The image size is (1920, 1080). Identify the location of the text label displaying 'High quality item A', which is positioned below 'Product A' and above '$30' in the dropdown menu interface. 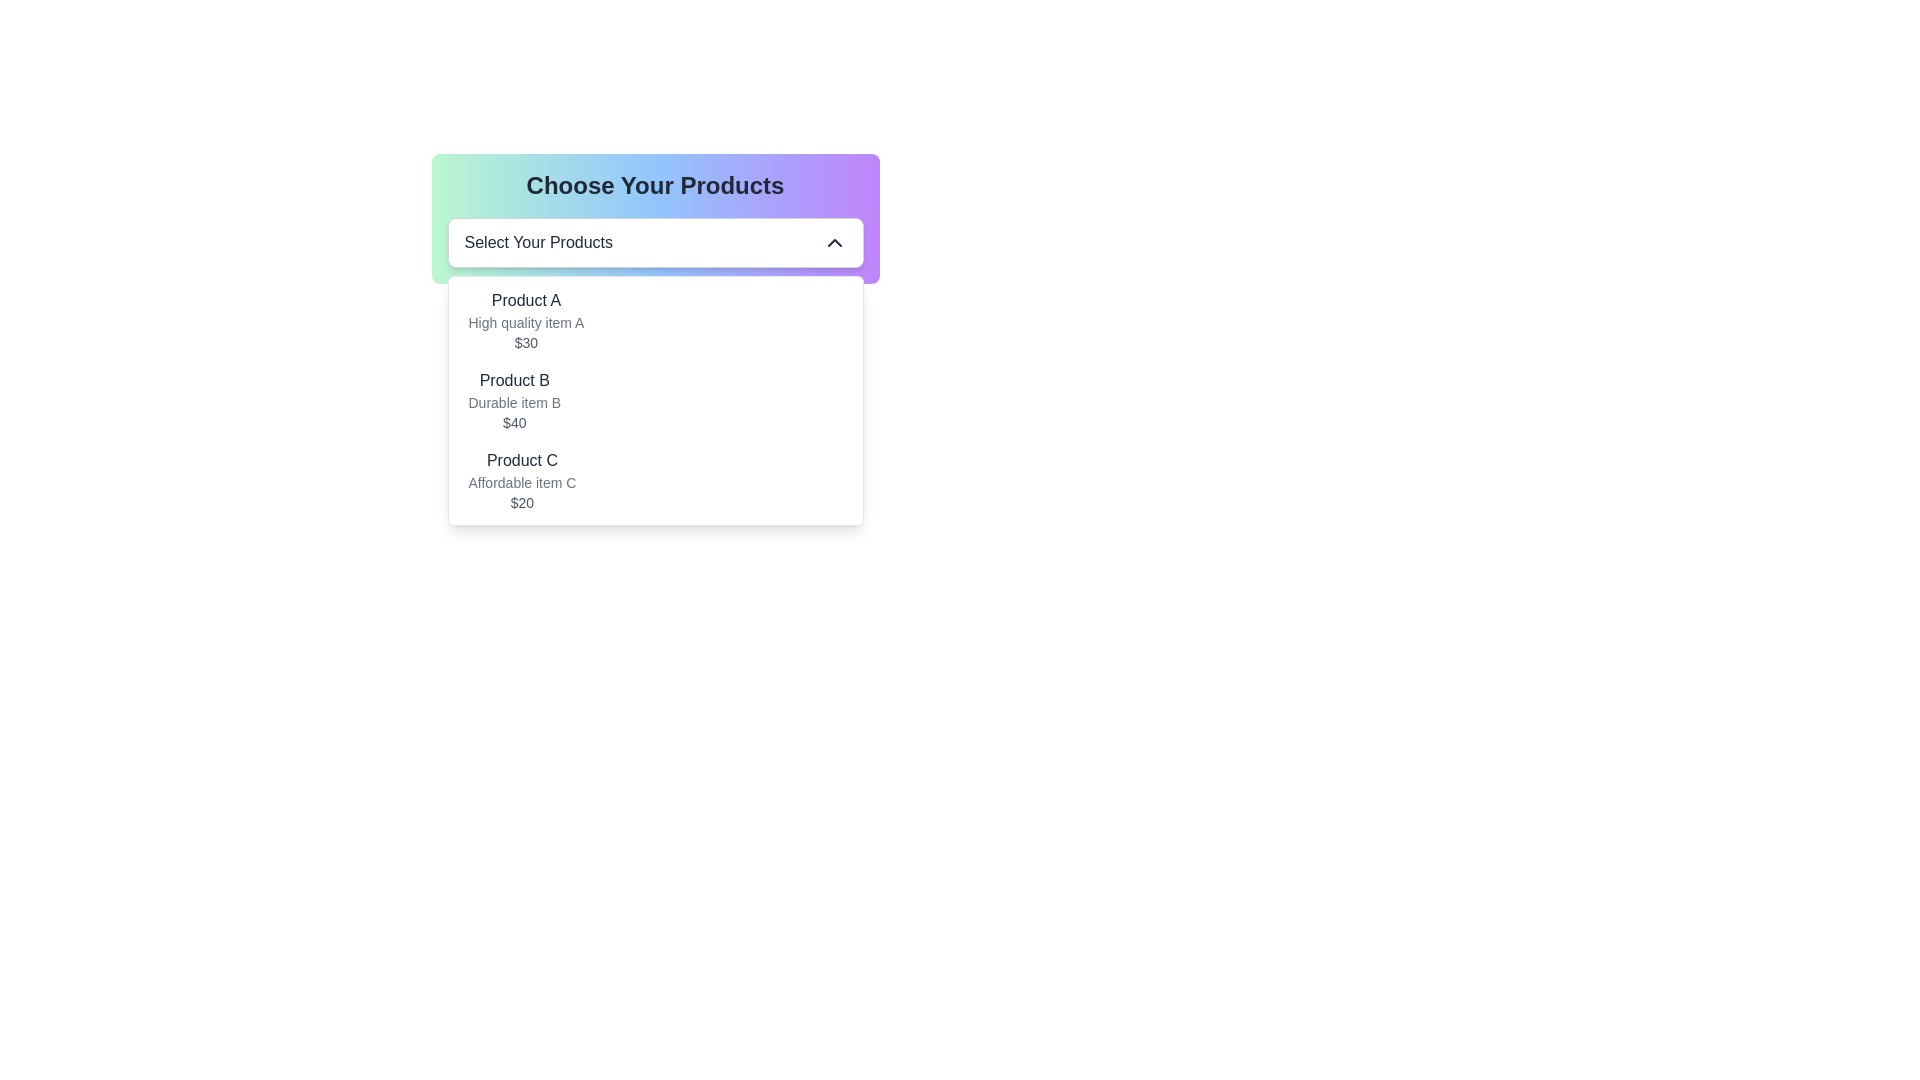
(526, 322).